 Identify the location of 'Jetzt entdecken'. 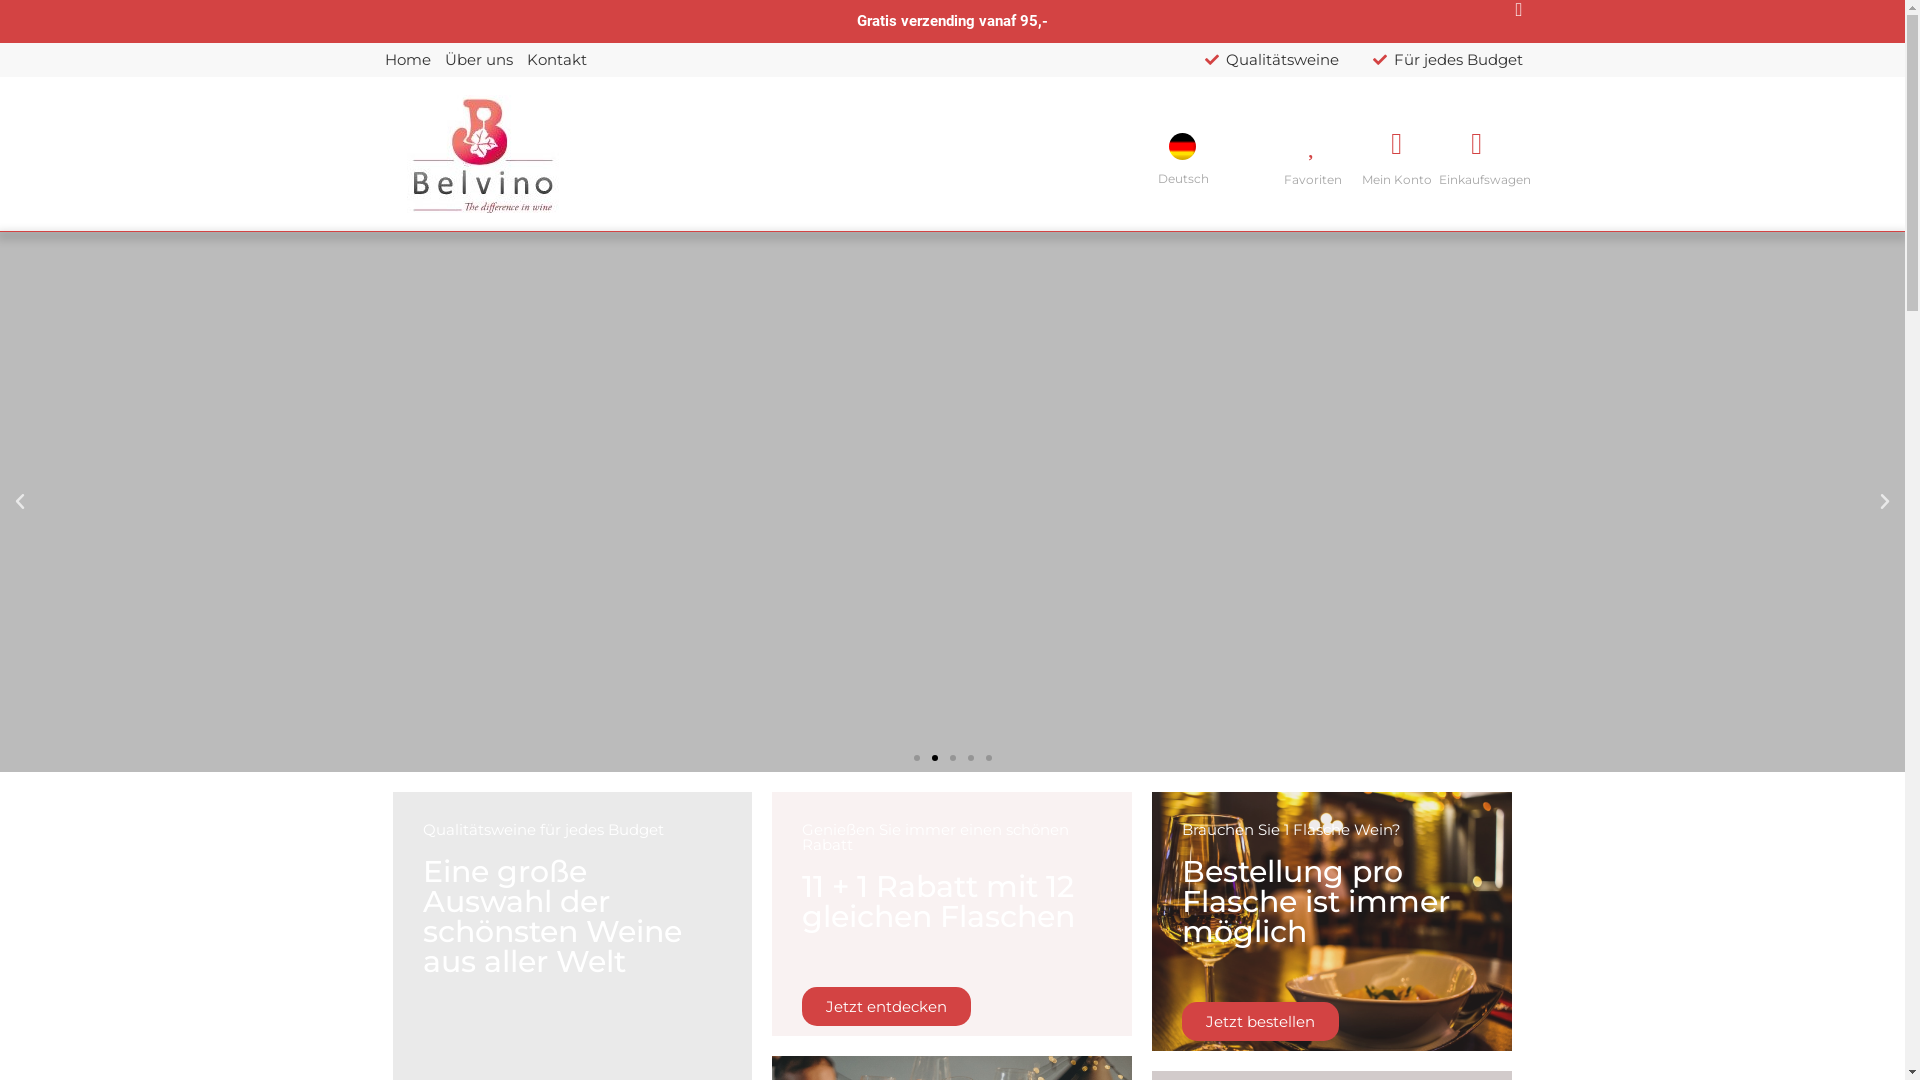
(885, 1006).